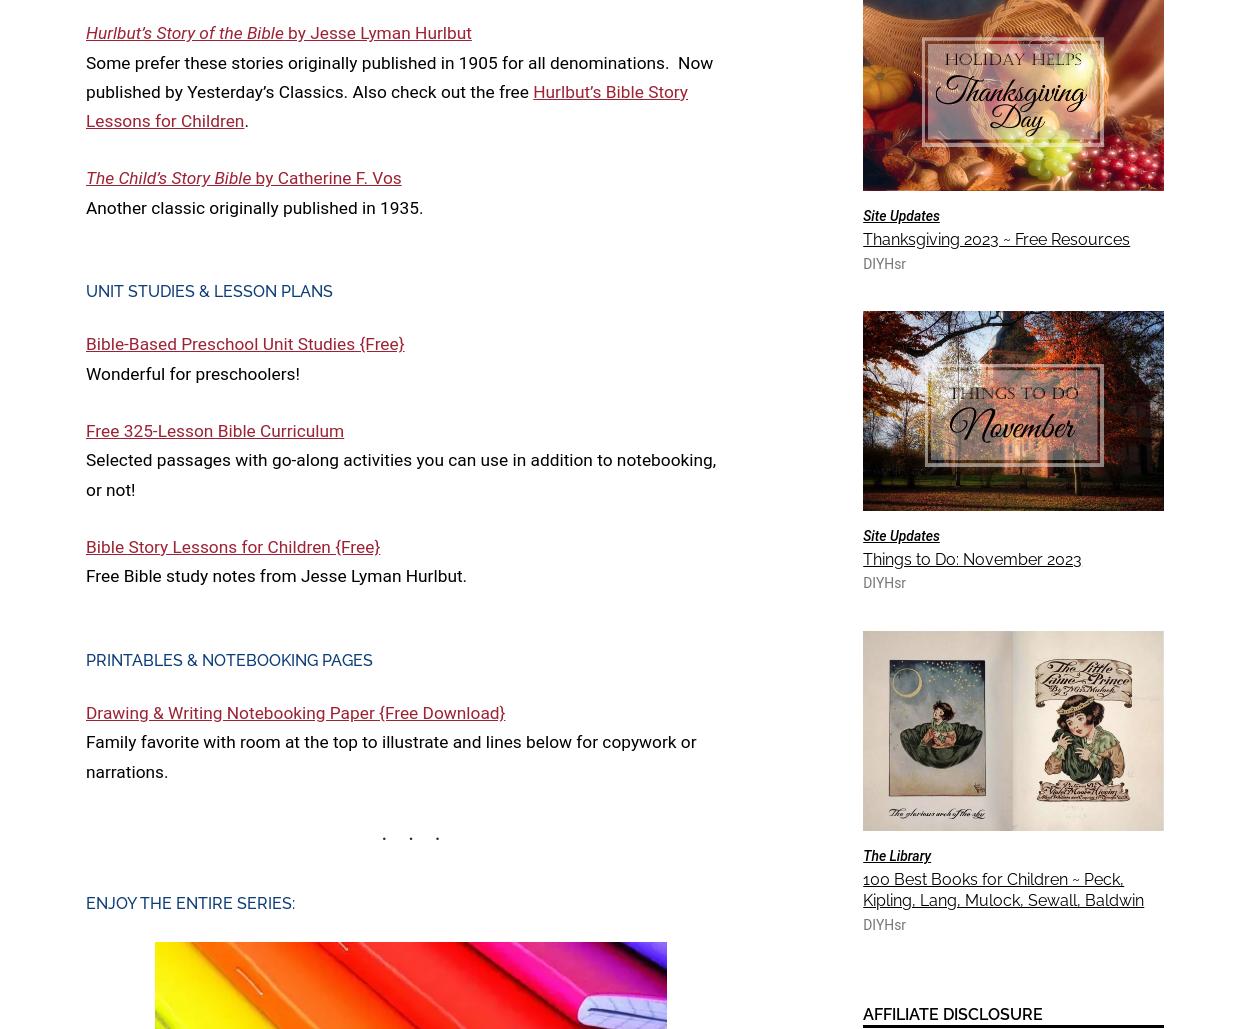 The image size is (1250, 1029). What do you see at coordinates (1003, 889) in the screenshot?
I see `'100 Best Books for Children ~ Peck, Kipling, Lang, Mulock, Sewall, Baldwin'` at bounding box center [1003, 889].